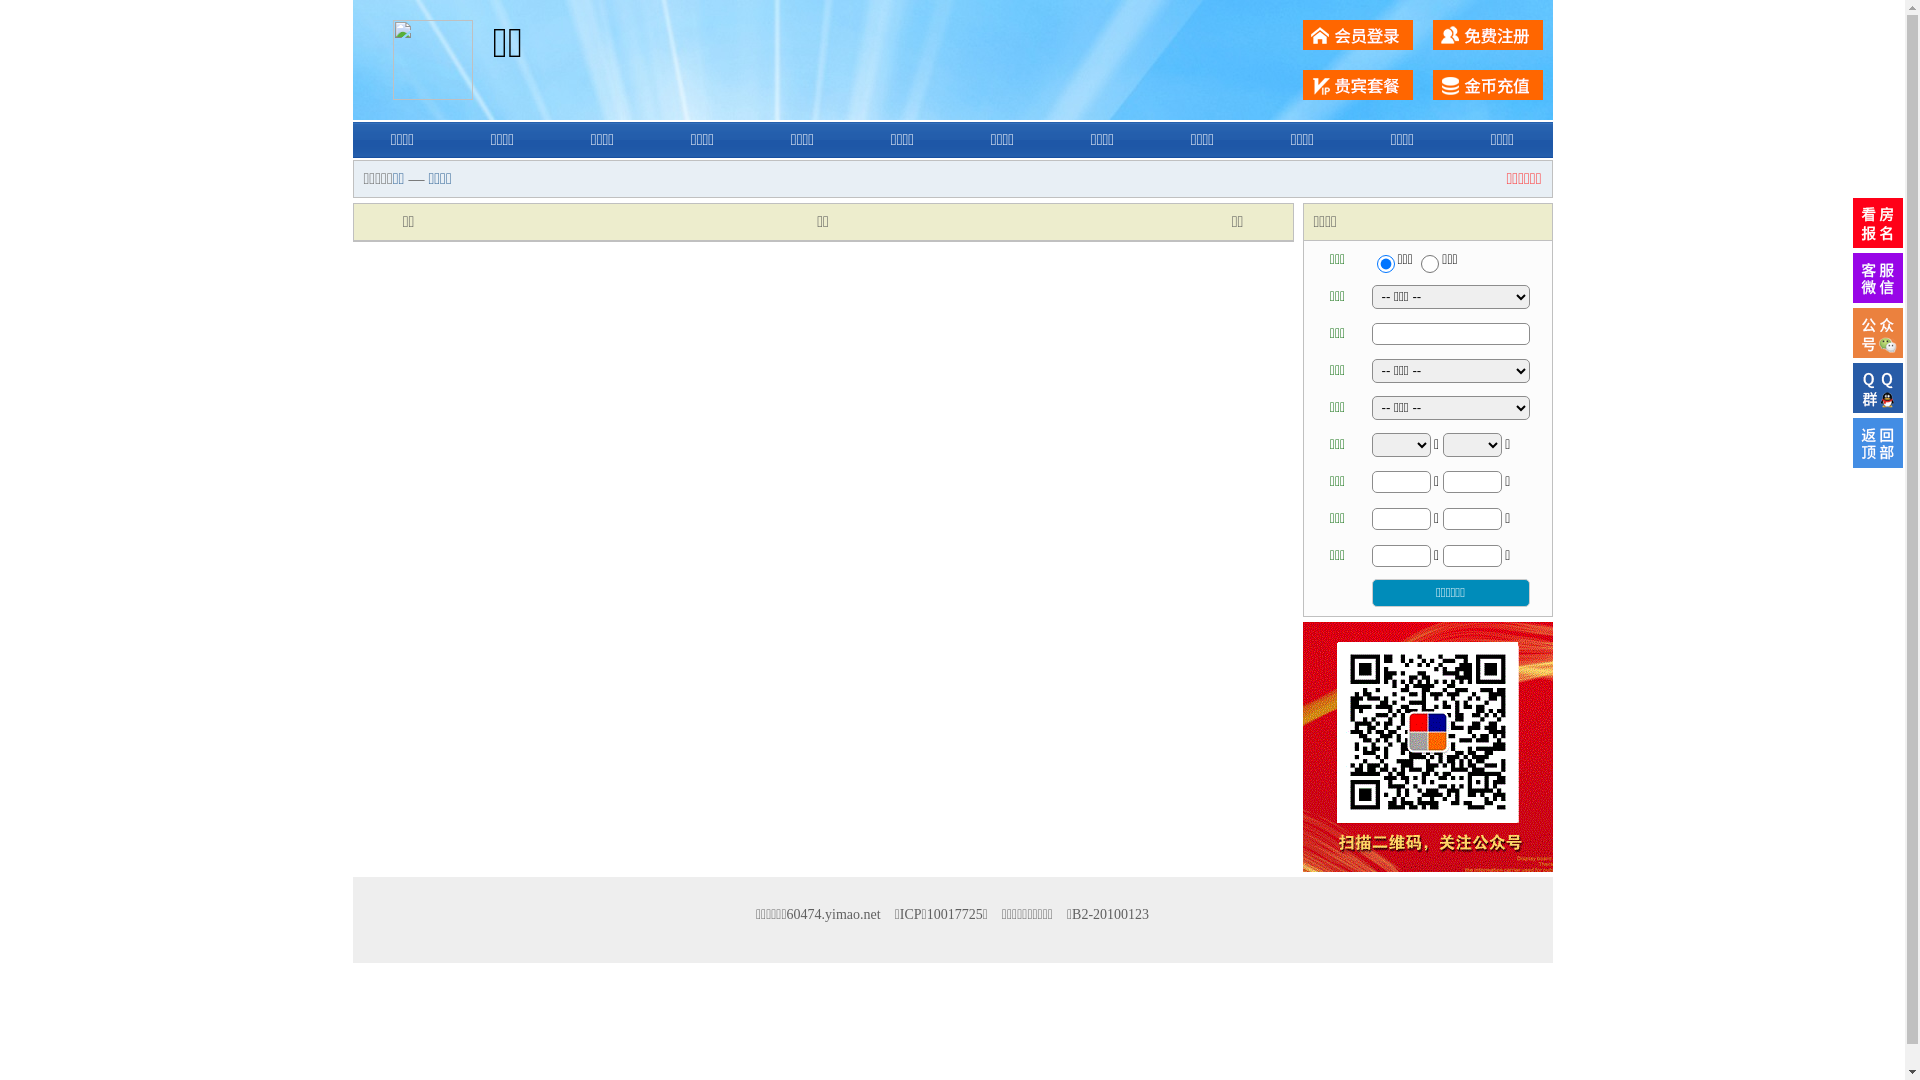 The width and height of the screenshot is (1920, 1080). Describe the element at coordinates (1429, 262) in the screenshot. I see `'chuzu'` at that location.